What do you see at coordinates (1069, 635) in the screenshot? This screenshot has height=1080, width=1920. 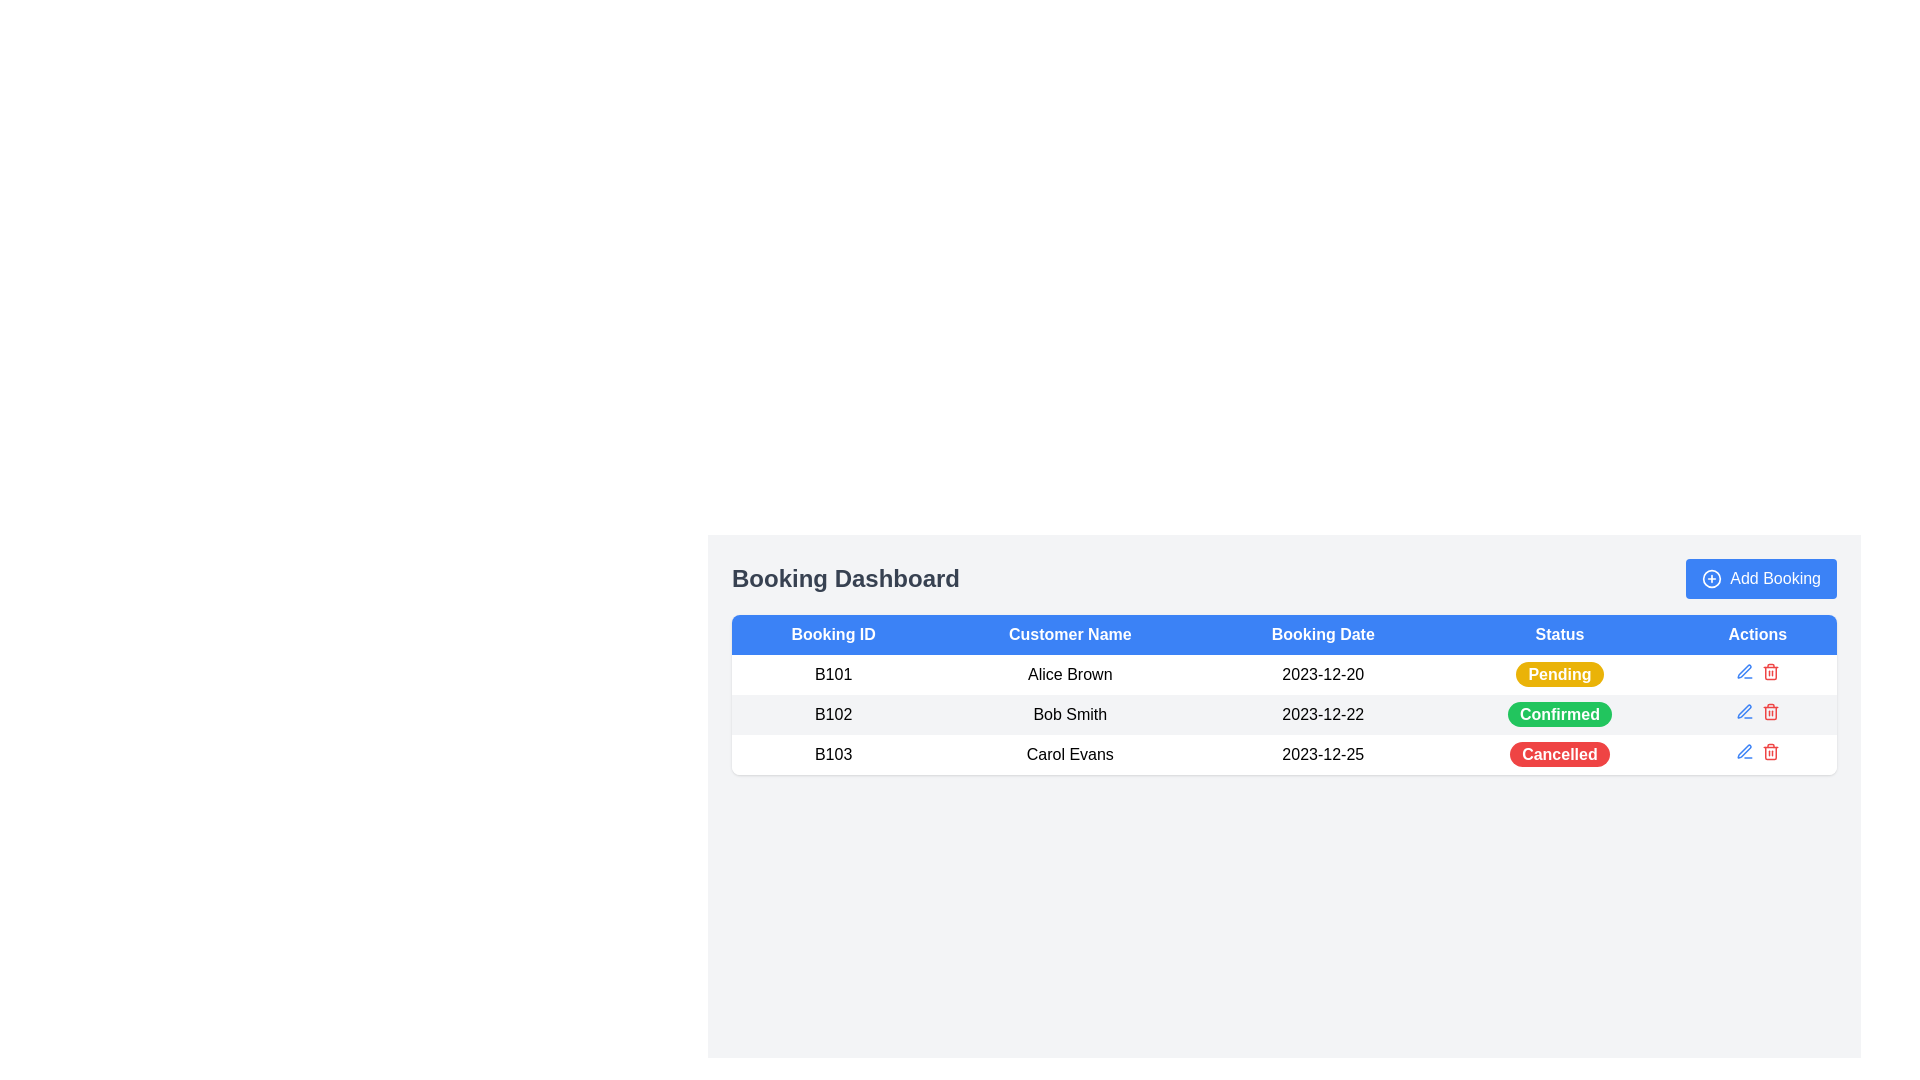 I see `the second column header in the data table that indicates customer names, located between the 'Booking ID' and 'Booking Date' columns` at bounding box center [1069, 635].